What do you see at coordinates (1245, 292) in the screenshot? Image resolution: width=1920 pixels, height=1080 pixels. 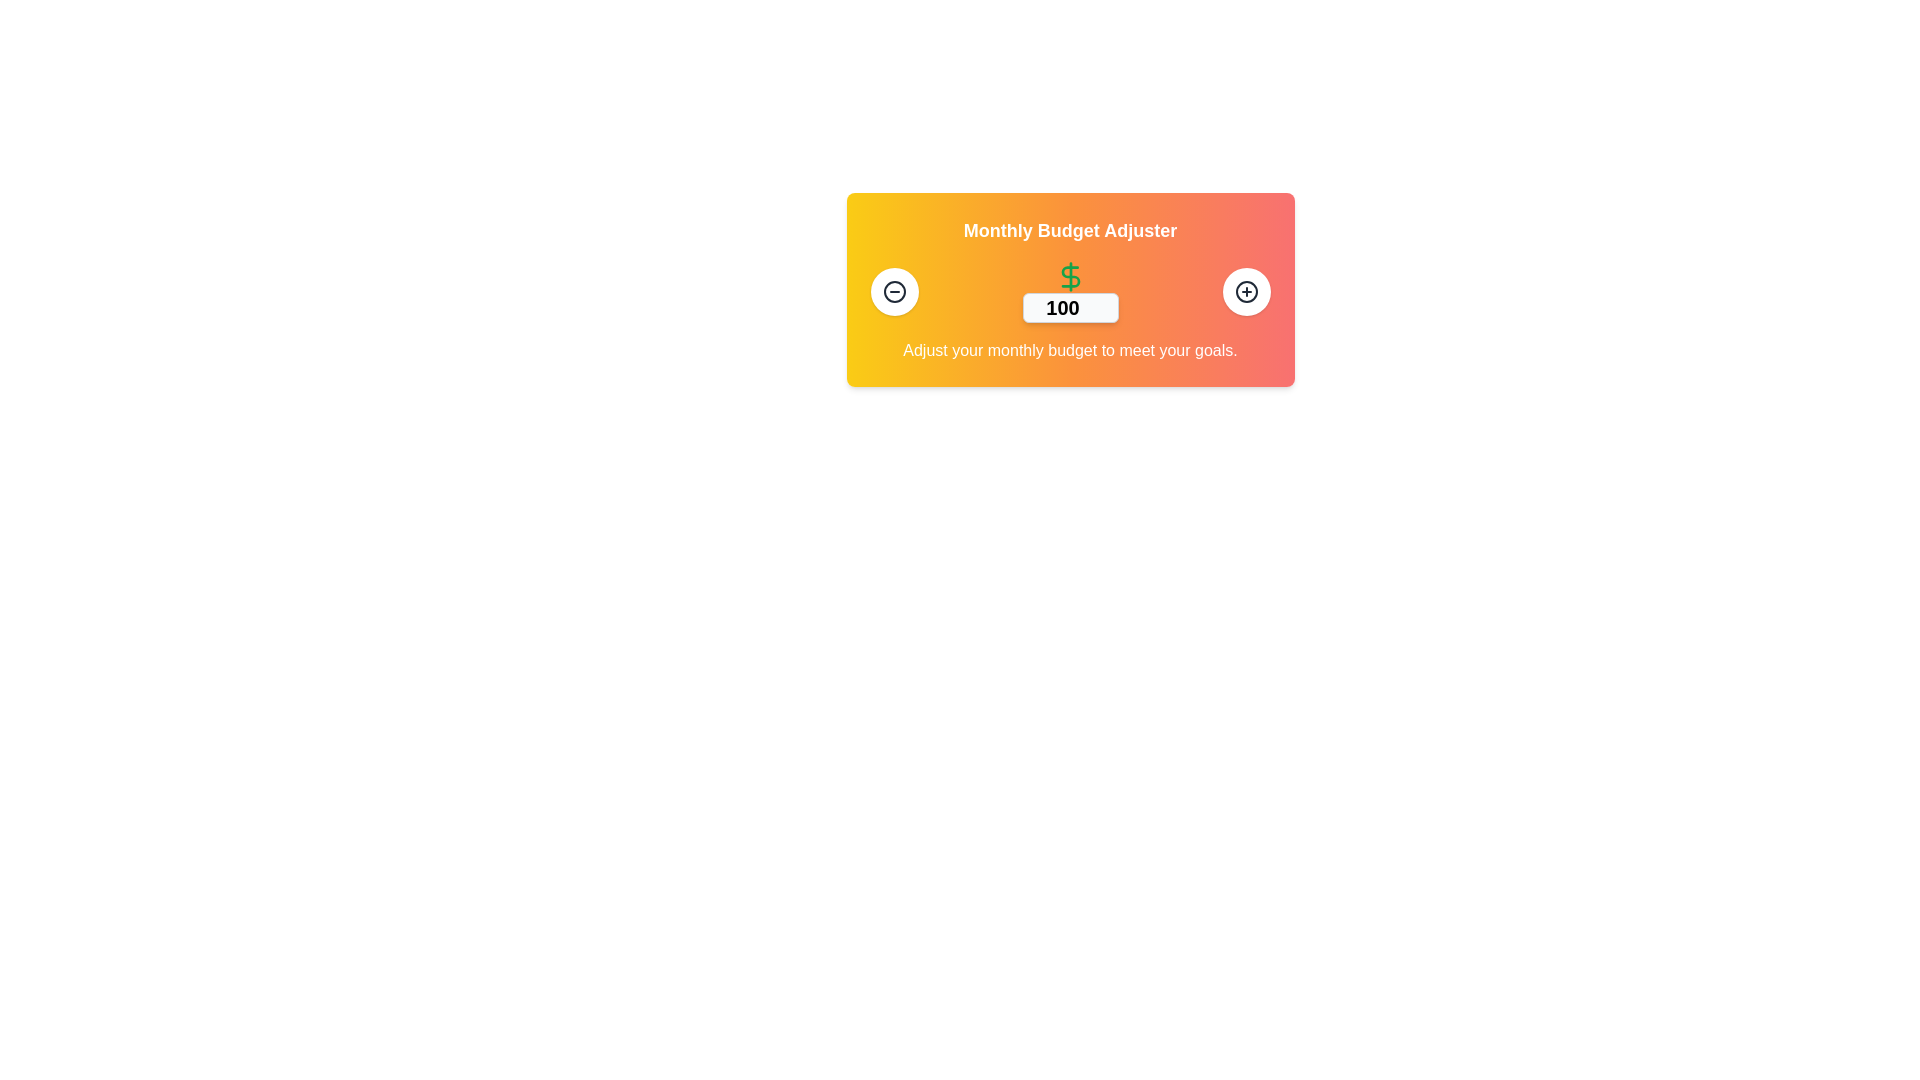 I see `the increment button located at the rightmost side of the layout, adjacent to the number display component` at bounding box center [1245, 292].